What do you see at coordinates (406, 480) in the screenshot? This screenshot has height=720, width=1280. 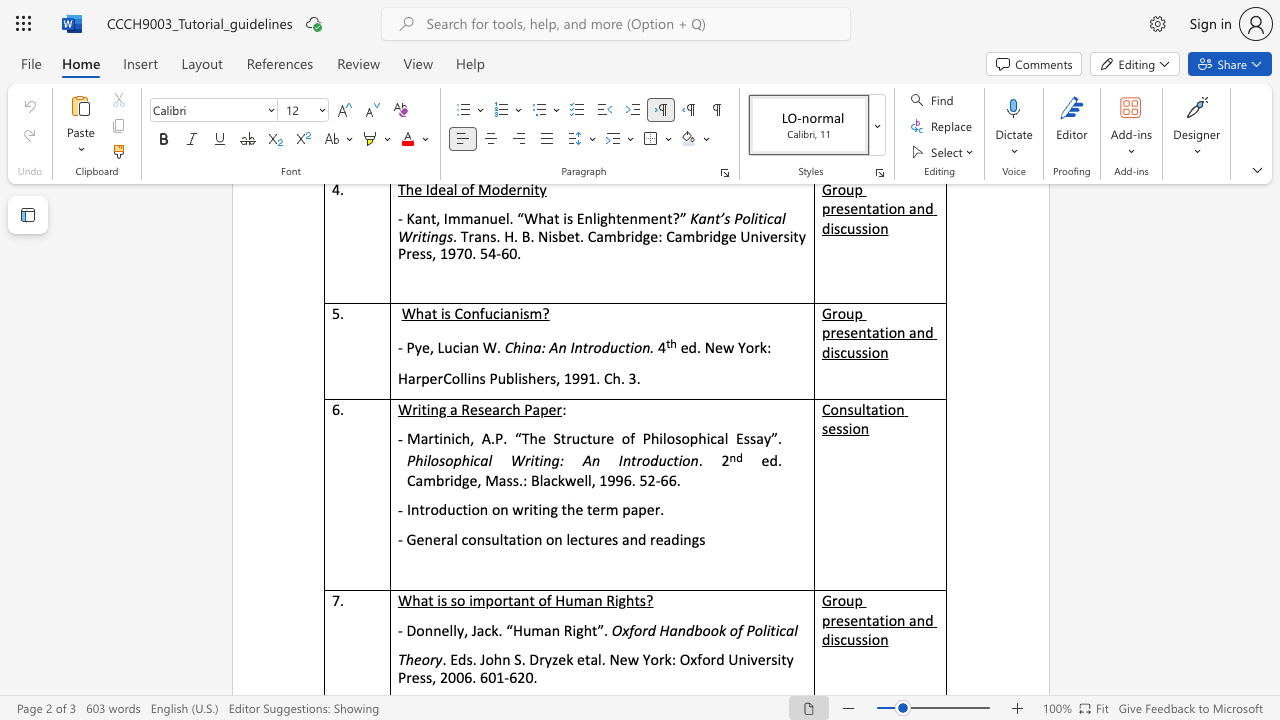 I see `the subset text "Cambridge, Mass.: Blackwell," within the text "ed. Cambridge, Mass.: Blackwell, 1996. 52-66."` at bounding box center [406, 480].